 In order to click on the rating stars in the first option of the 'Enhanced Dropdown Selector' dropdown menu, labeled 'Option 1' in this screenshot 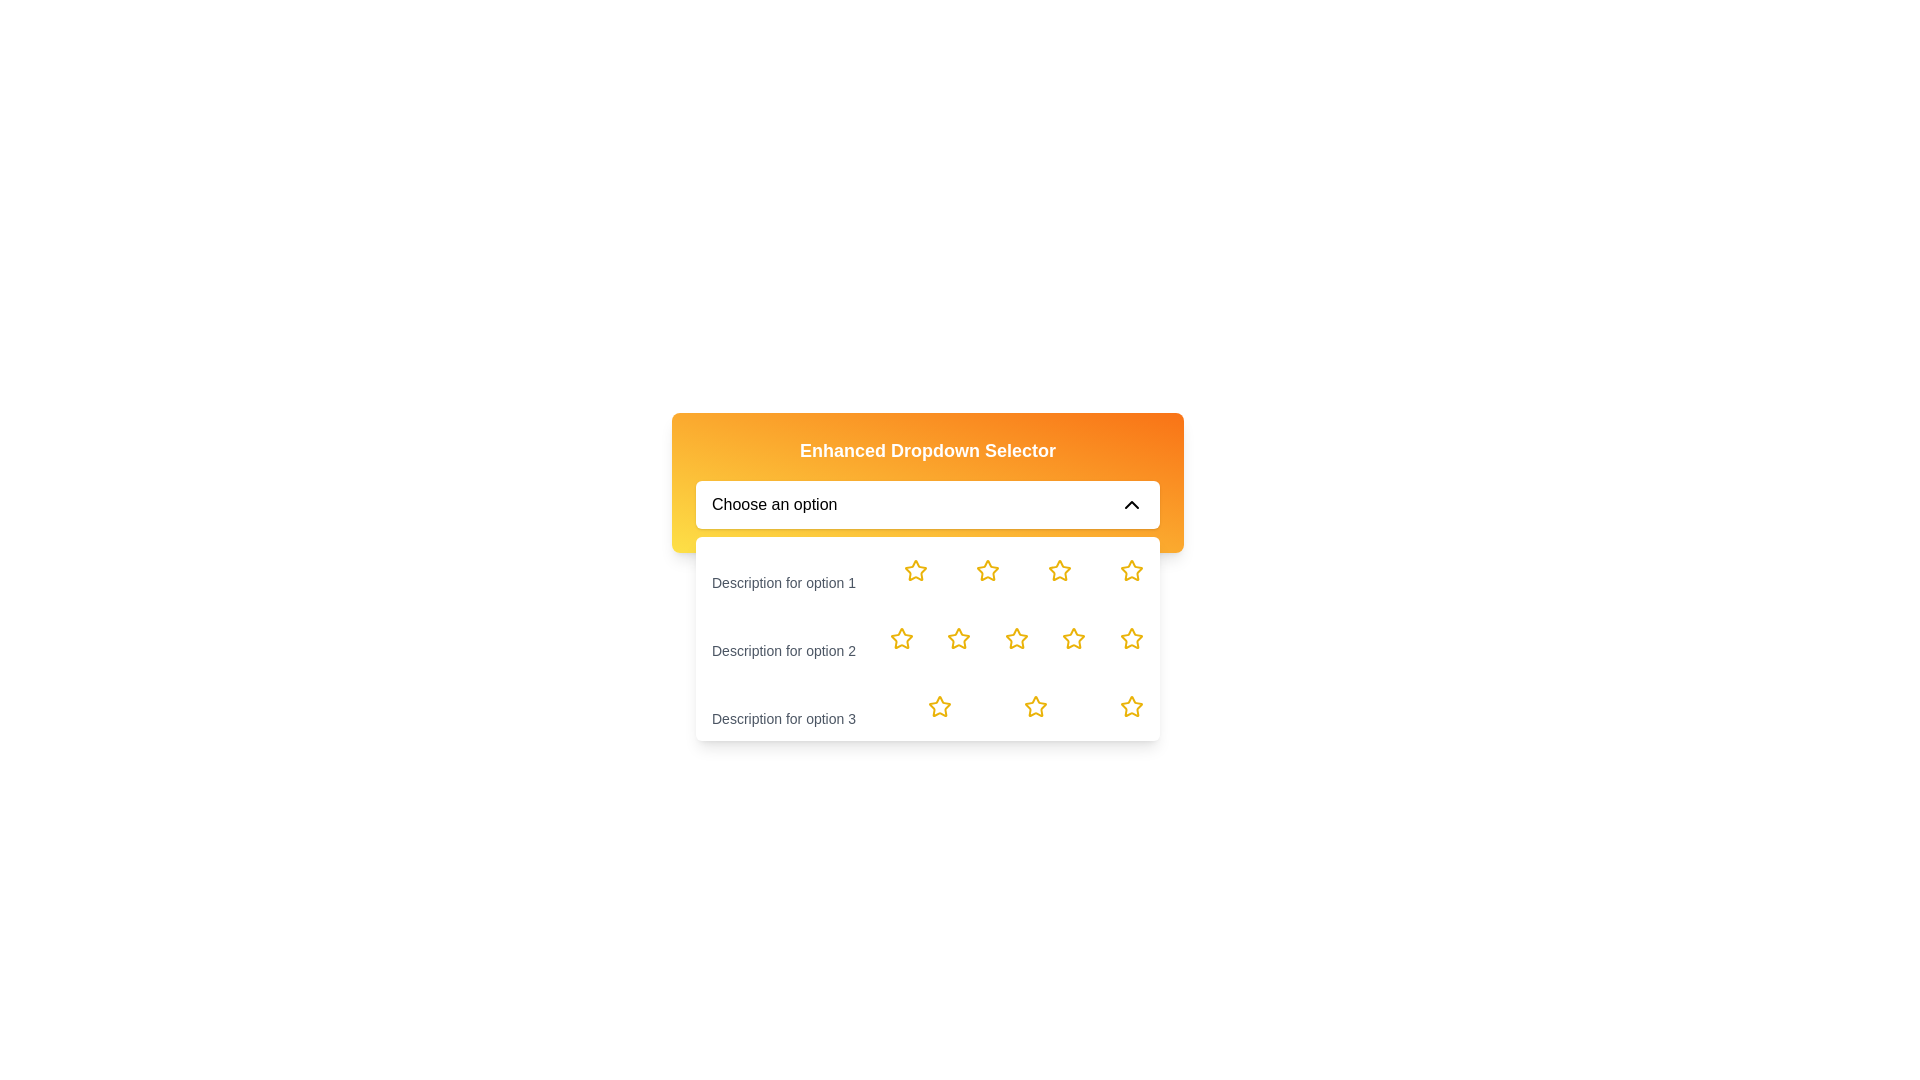, I will do `click(926, 570)`.